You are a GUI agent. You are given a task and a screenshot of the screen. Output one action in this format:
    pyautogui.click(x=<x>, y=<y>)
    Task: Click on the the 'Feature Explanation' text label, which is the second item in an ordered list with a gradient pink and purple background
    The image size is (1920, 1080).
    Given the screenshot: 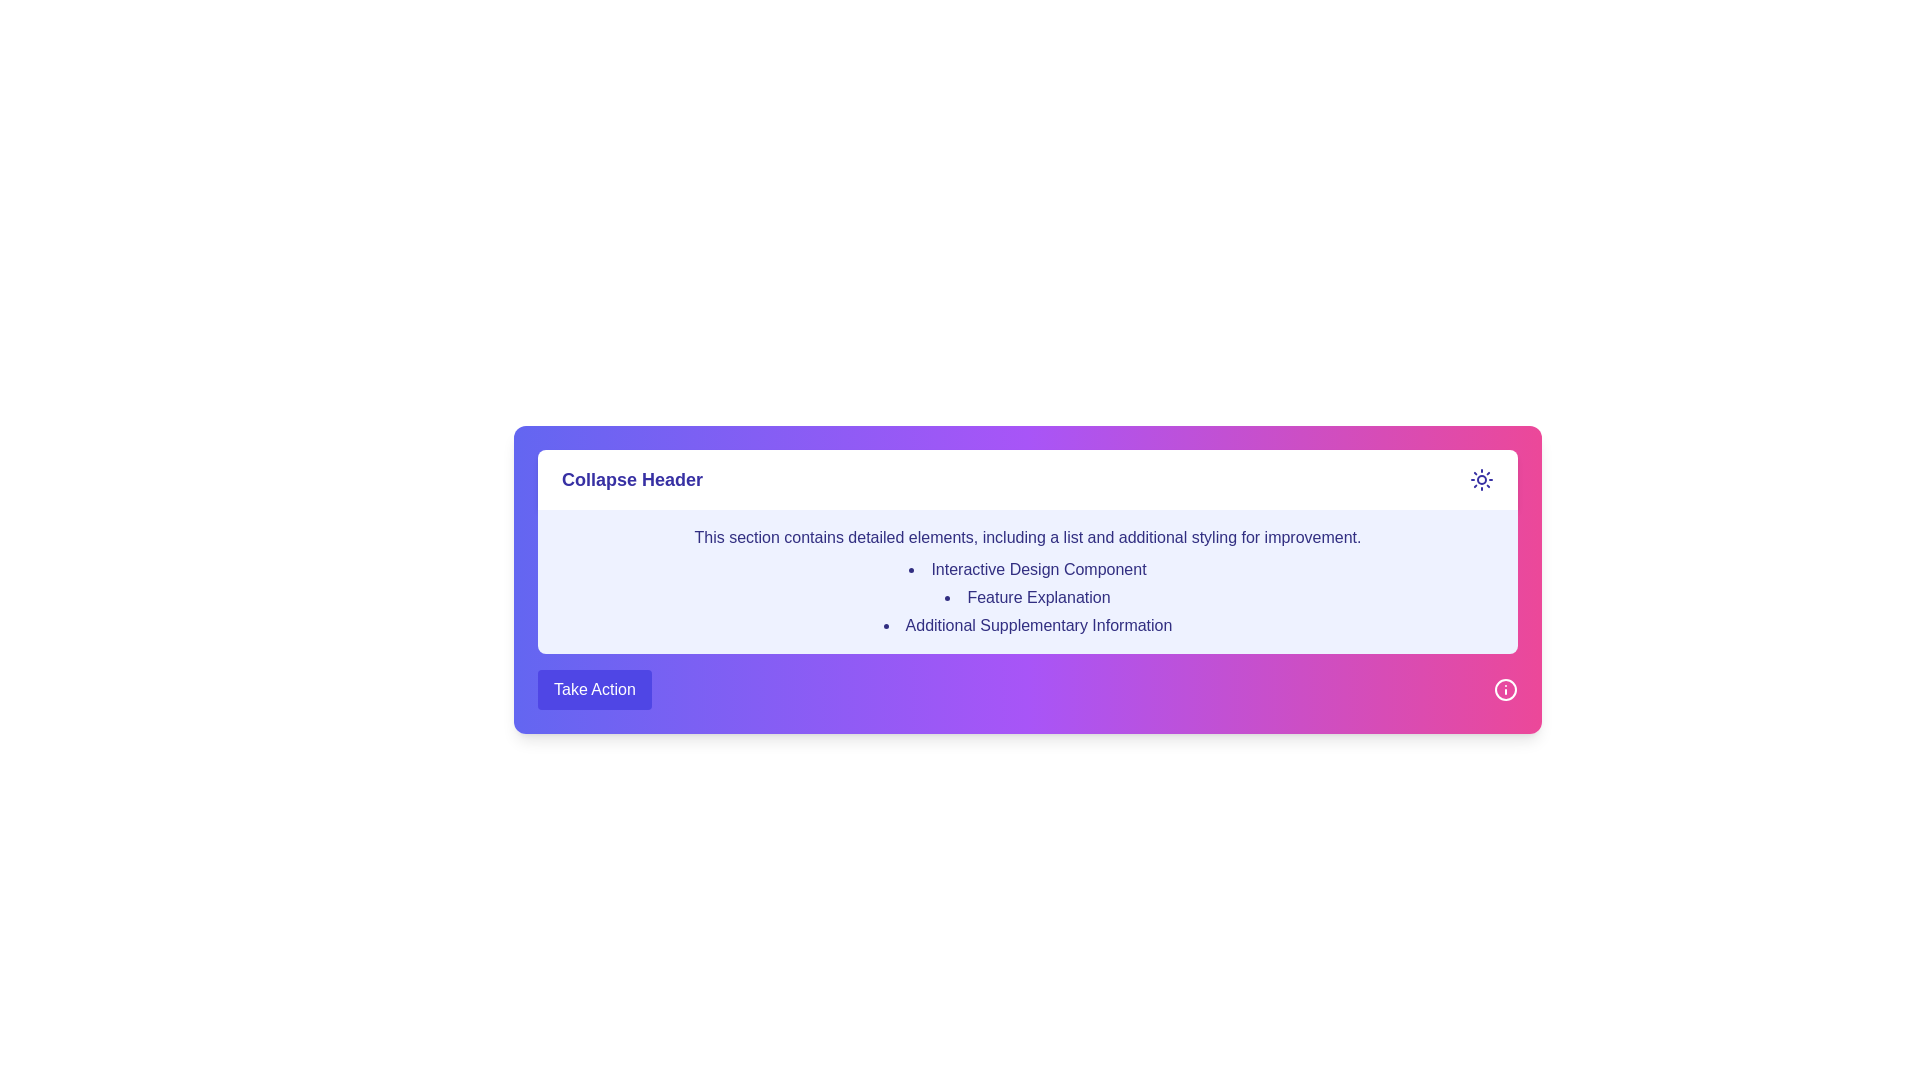 What is the action you would take?
    pyautogui.click(x=1027, y=596)
    